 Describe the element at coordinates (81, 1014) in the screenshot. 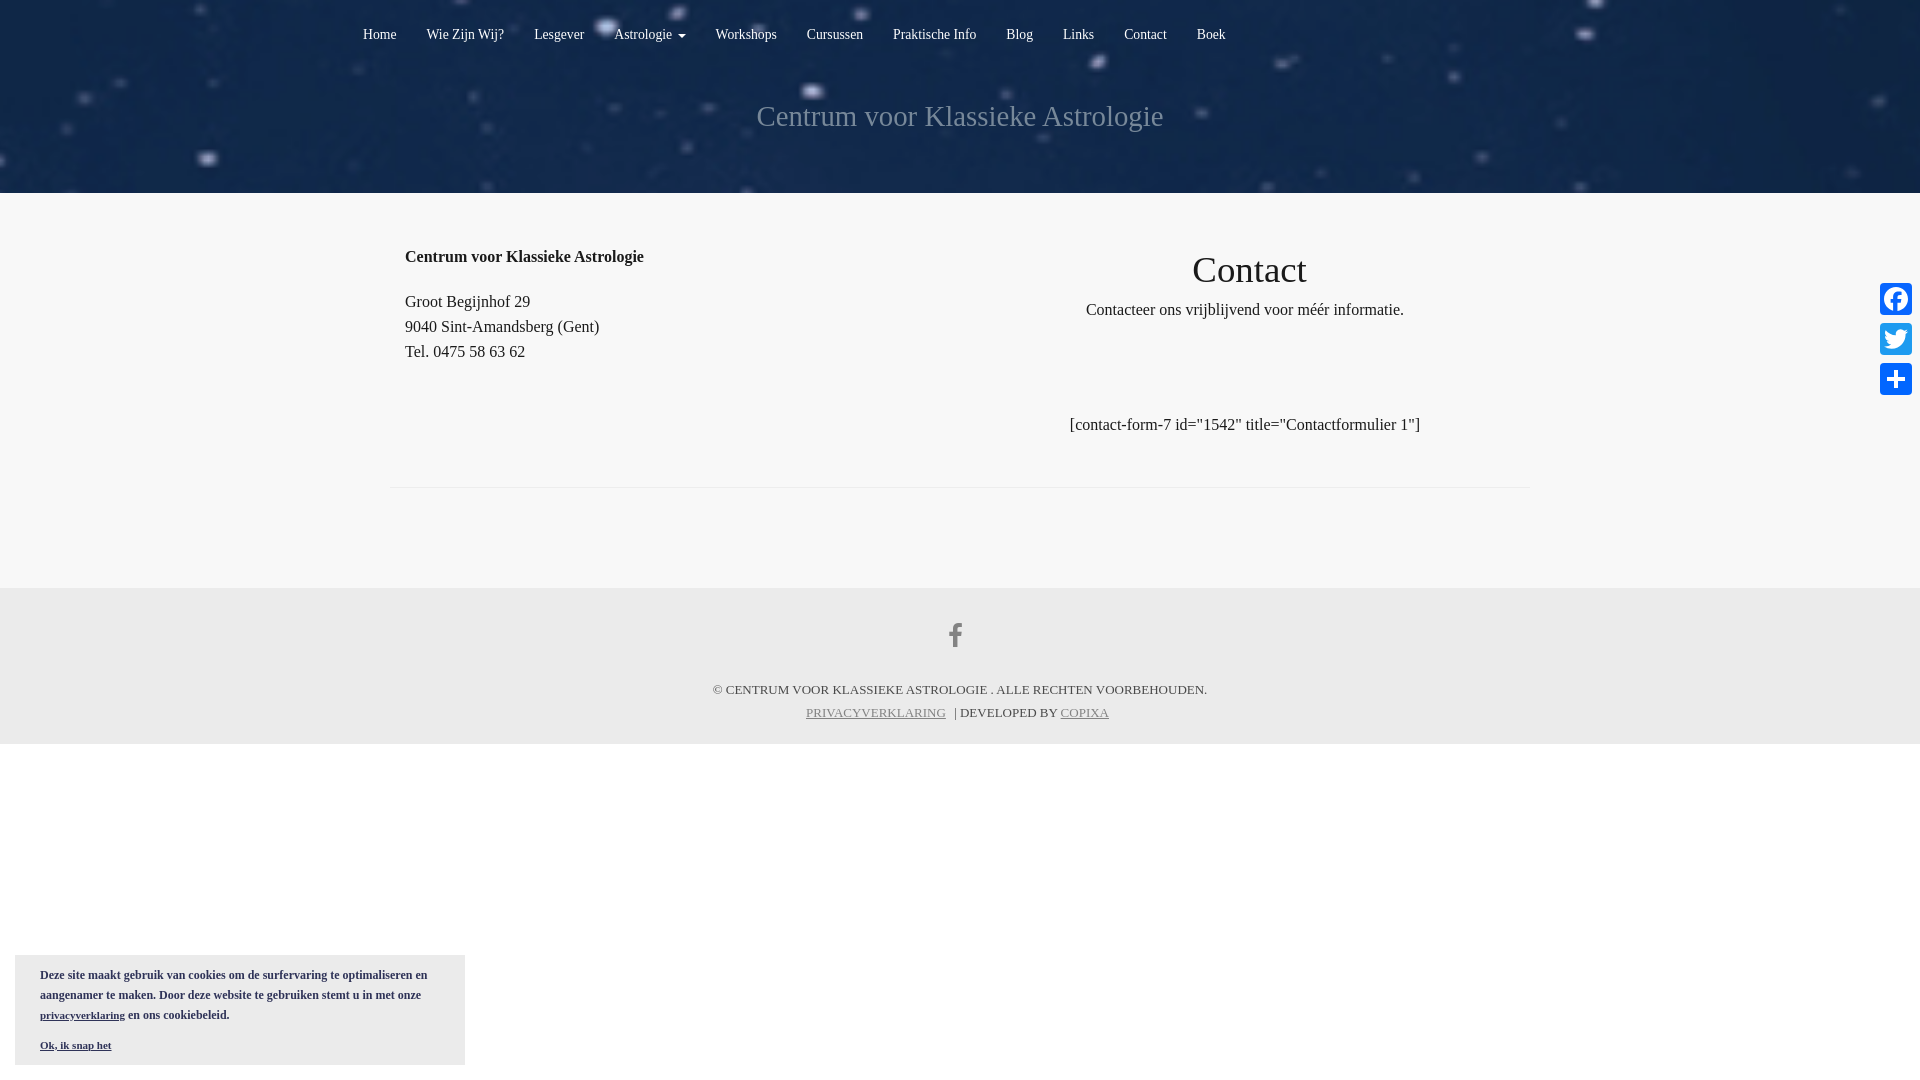

I see `'privacyverklaring'` at that location.